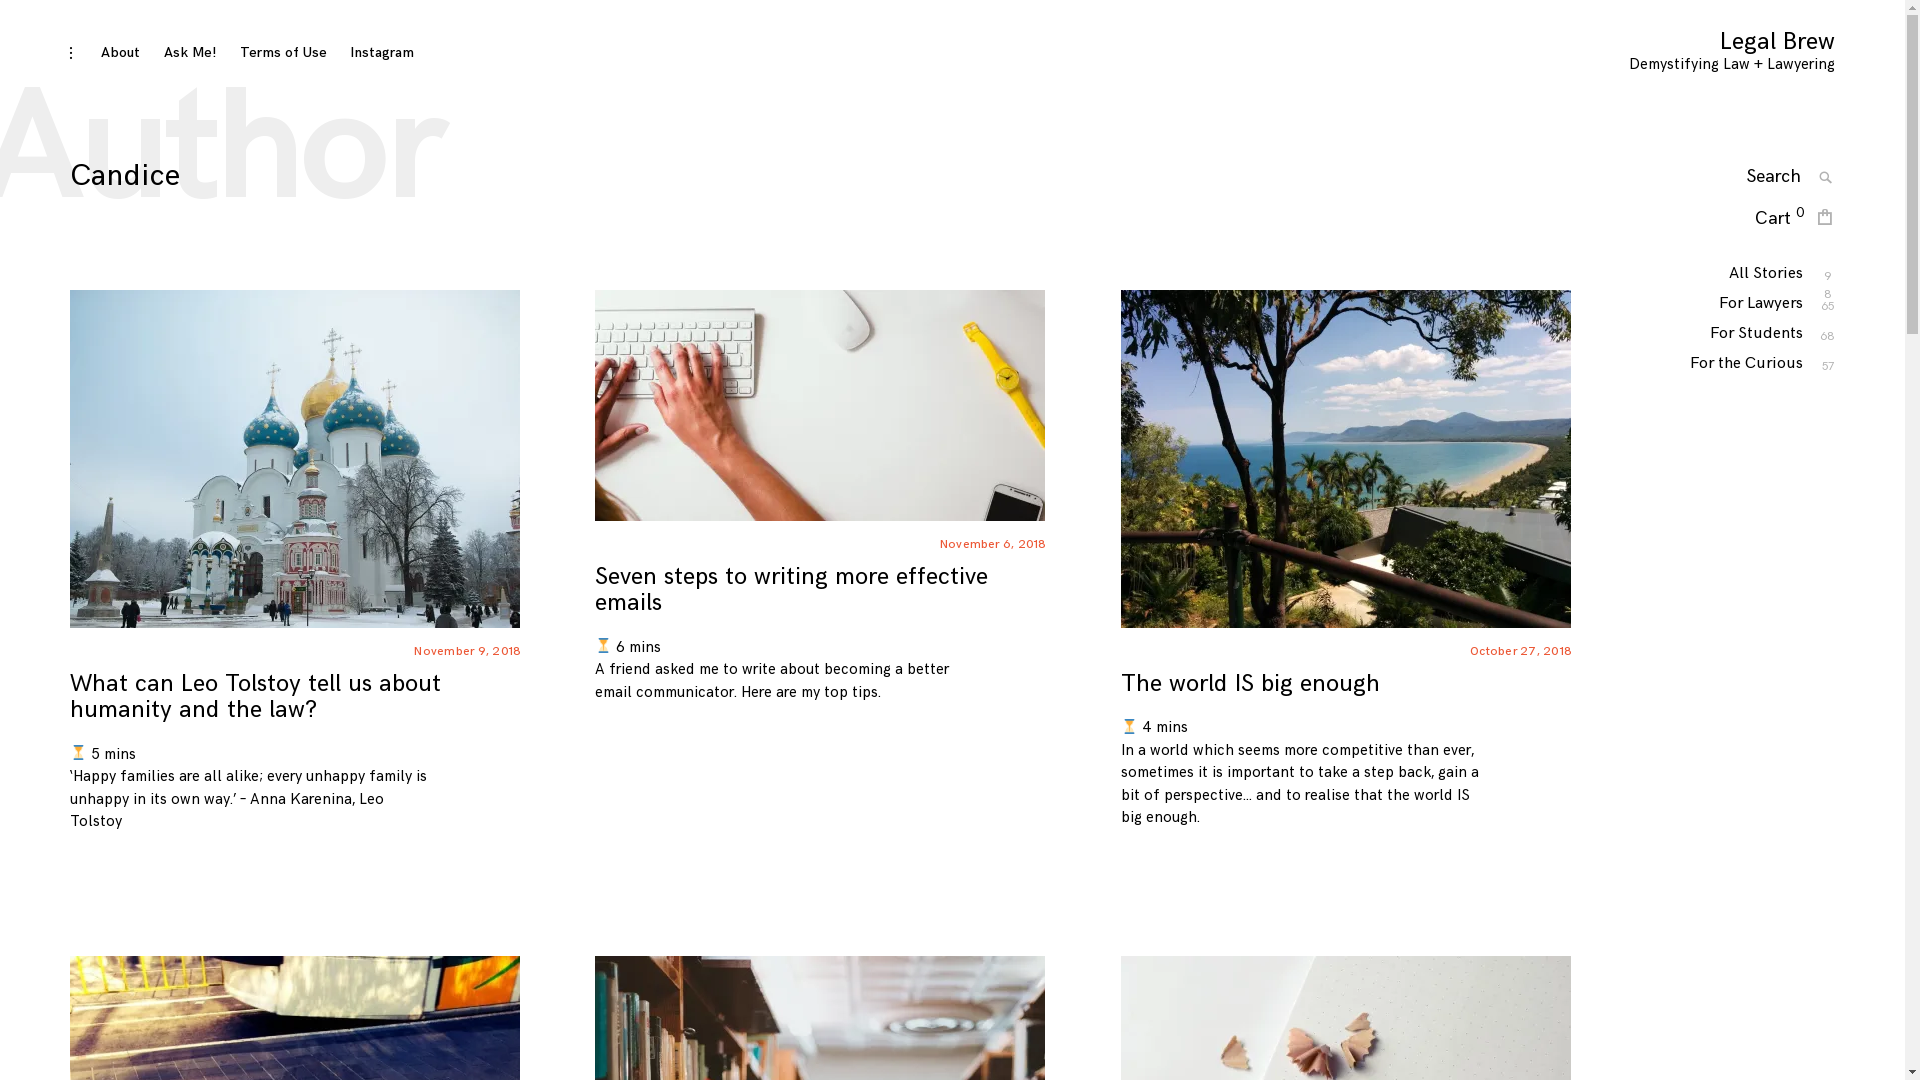 Image resolution: width=1920 pixels, height=1080 pixels. Describe the element at coordinates (790, 588) in the screenshot. I see `'Seven steps to writing more effective emails'` at that location.